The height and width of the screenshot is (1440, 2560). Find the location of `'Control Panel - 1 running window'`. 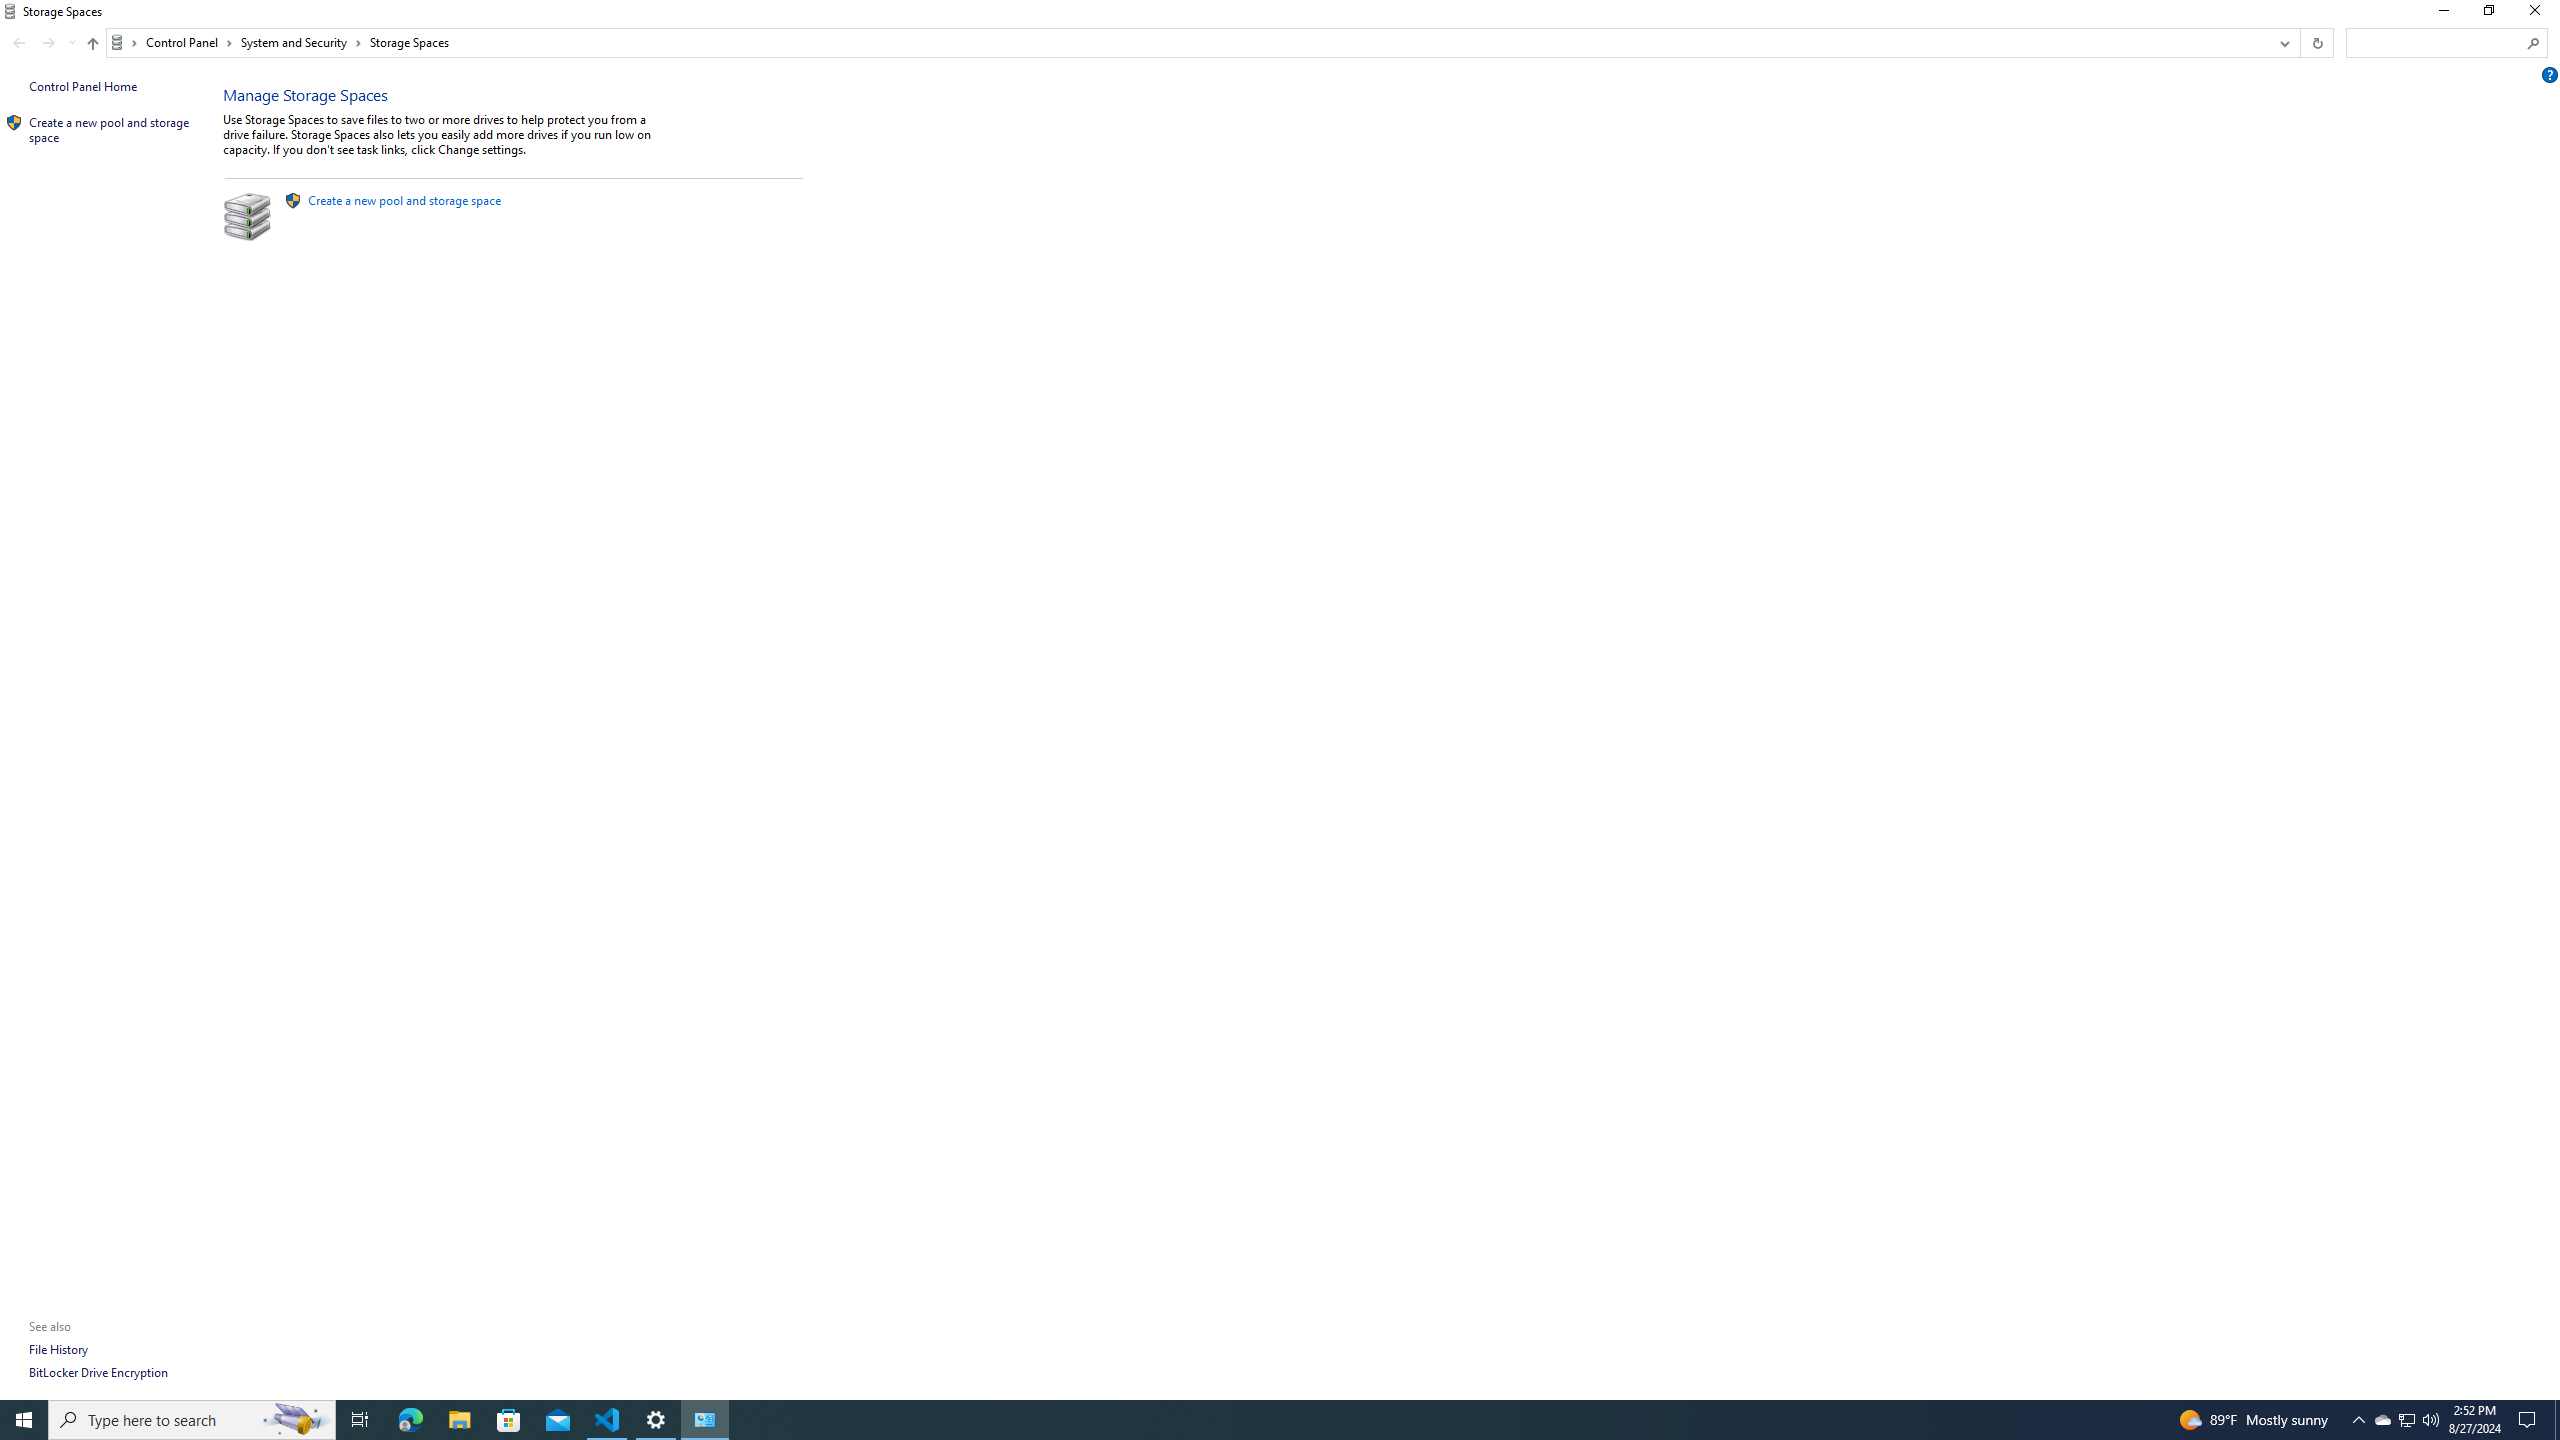

'Control Panel - 1 running window' is located at coordinates (705, 1418).